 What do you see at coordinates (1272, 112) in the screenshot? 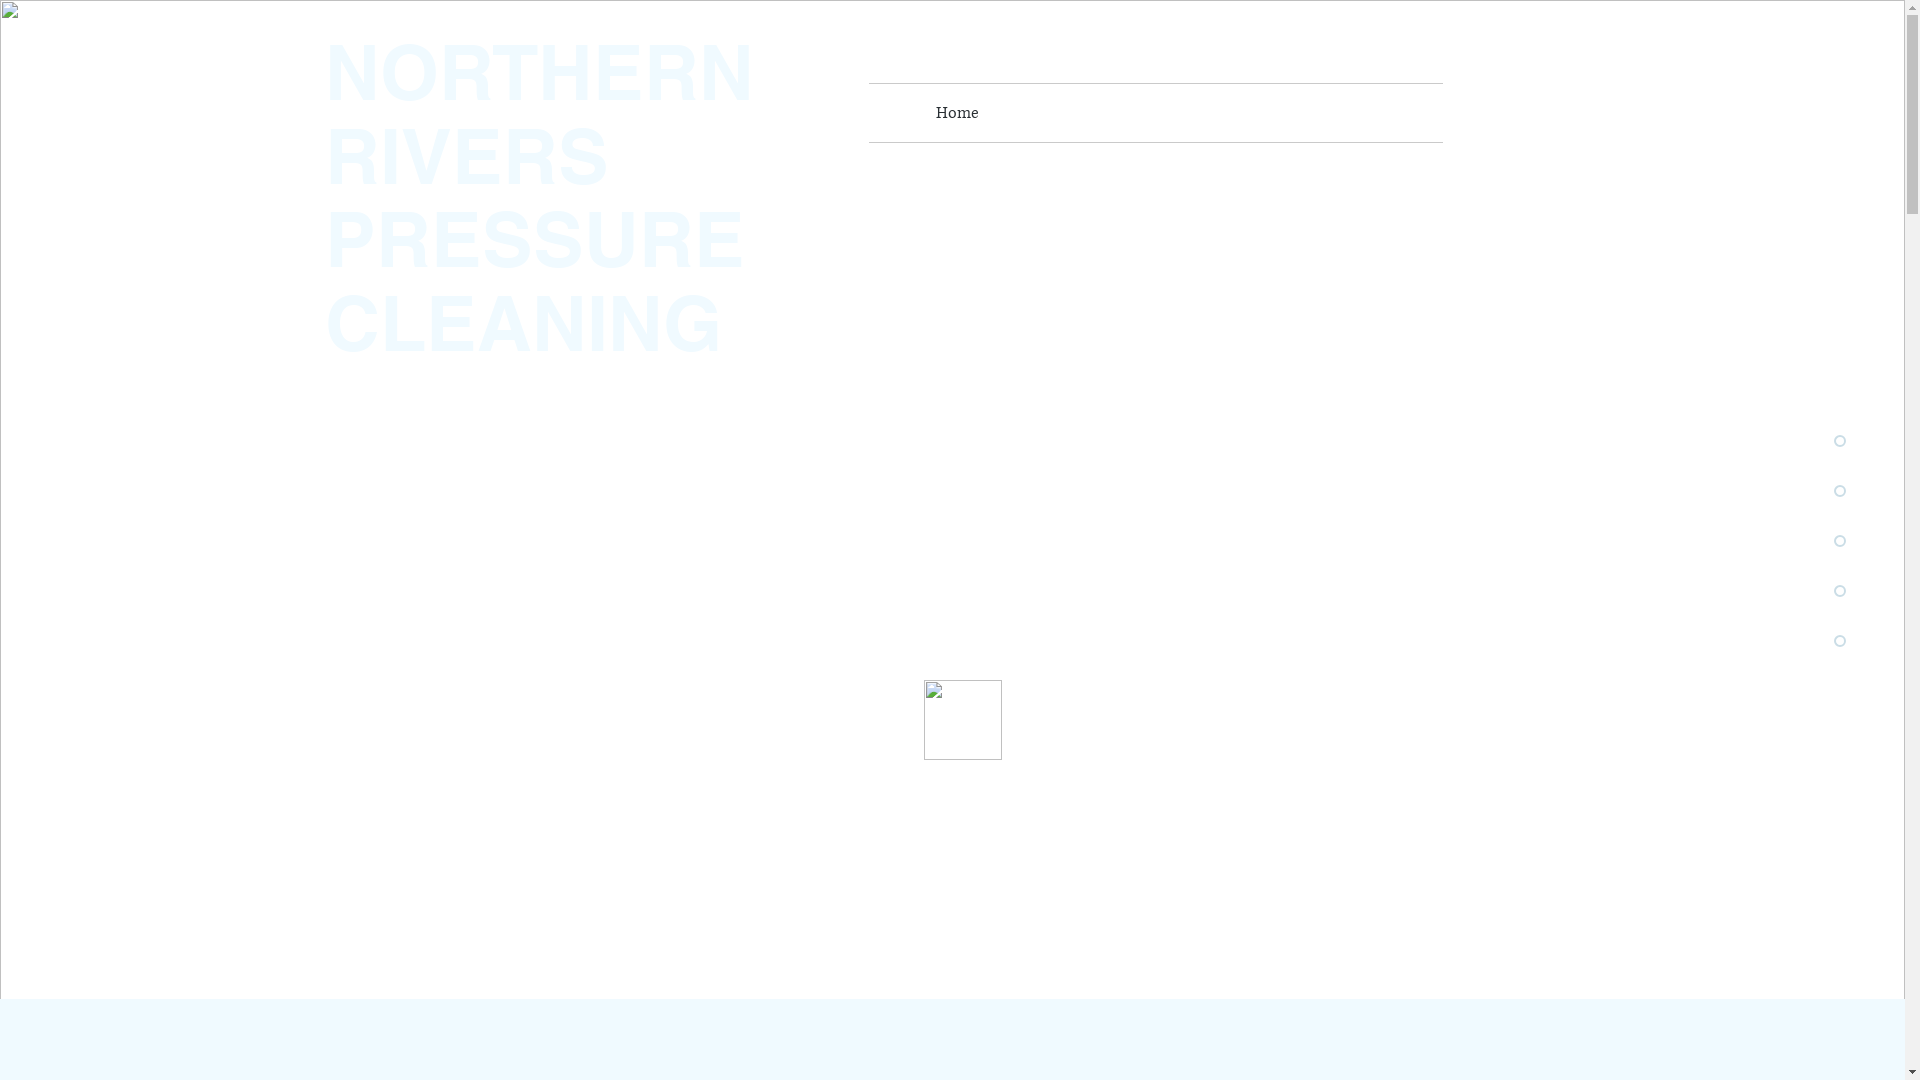
I see `'Contact'` at bounding box center [1272, 112].